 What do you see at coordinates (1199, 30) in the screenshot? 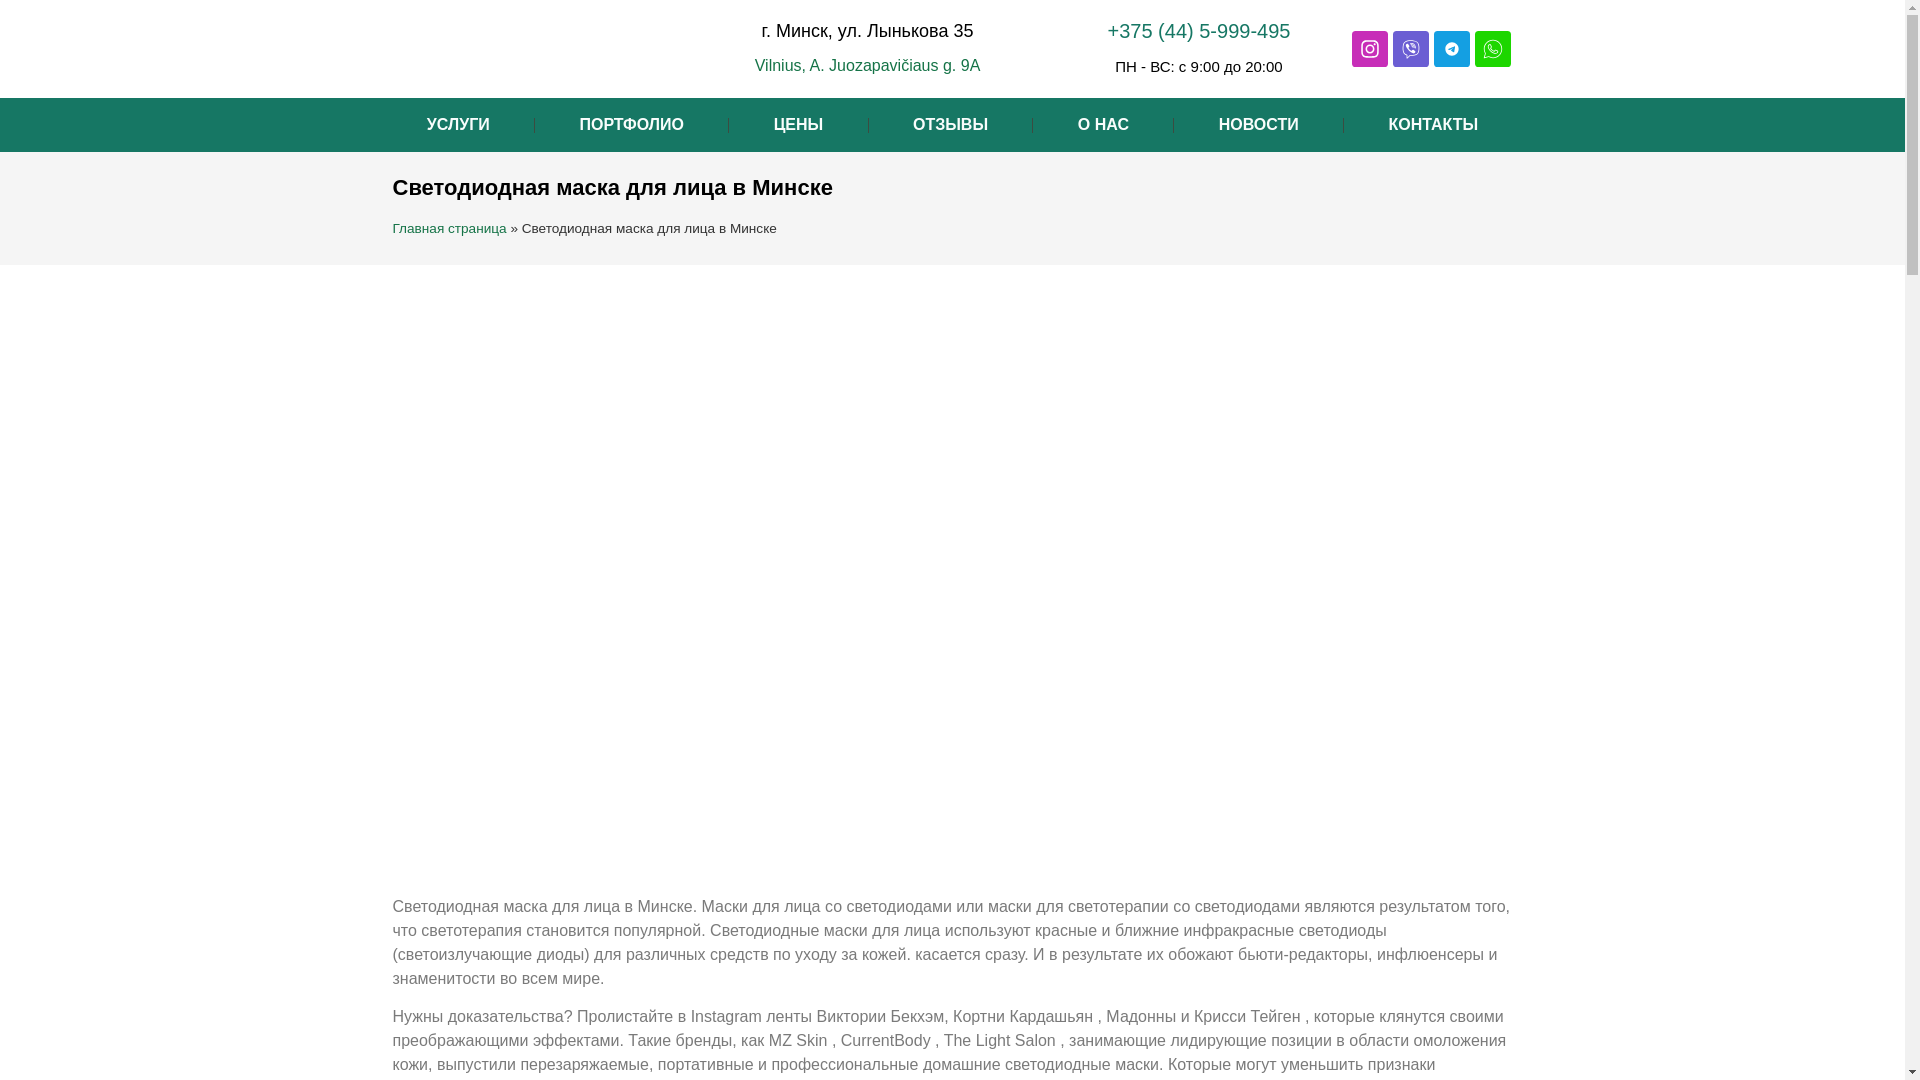
I see `'+375 (44) 5-999-495'` at bounding box center [1199, 30].